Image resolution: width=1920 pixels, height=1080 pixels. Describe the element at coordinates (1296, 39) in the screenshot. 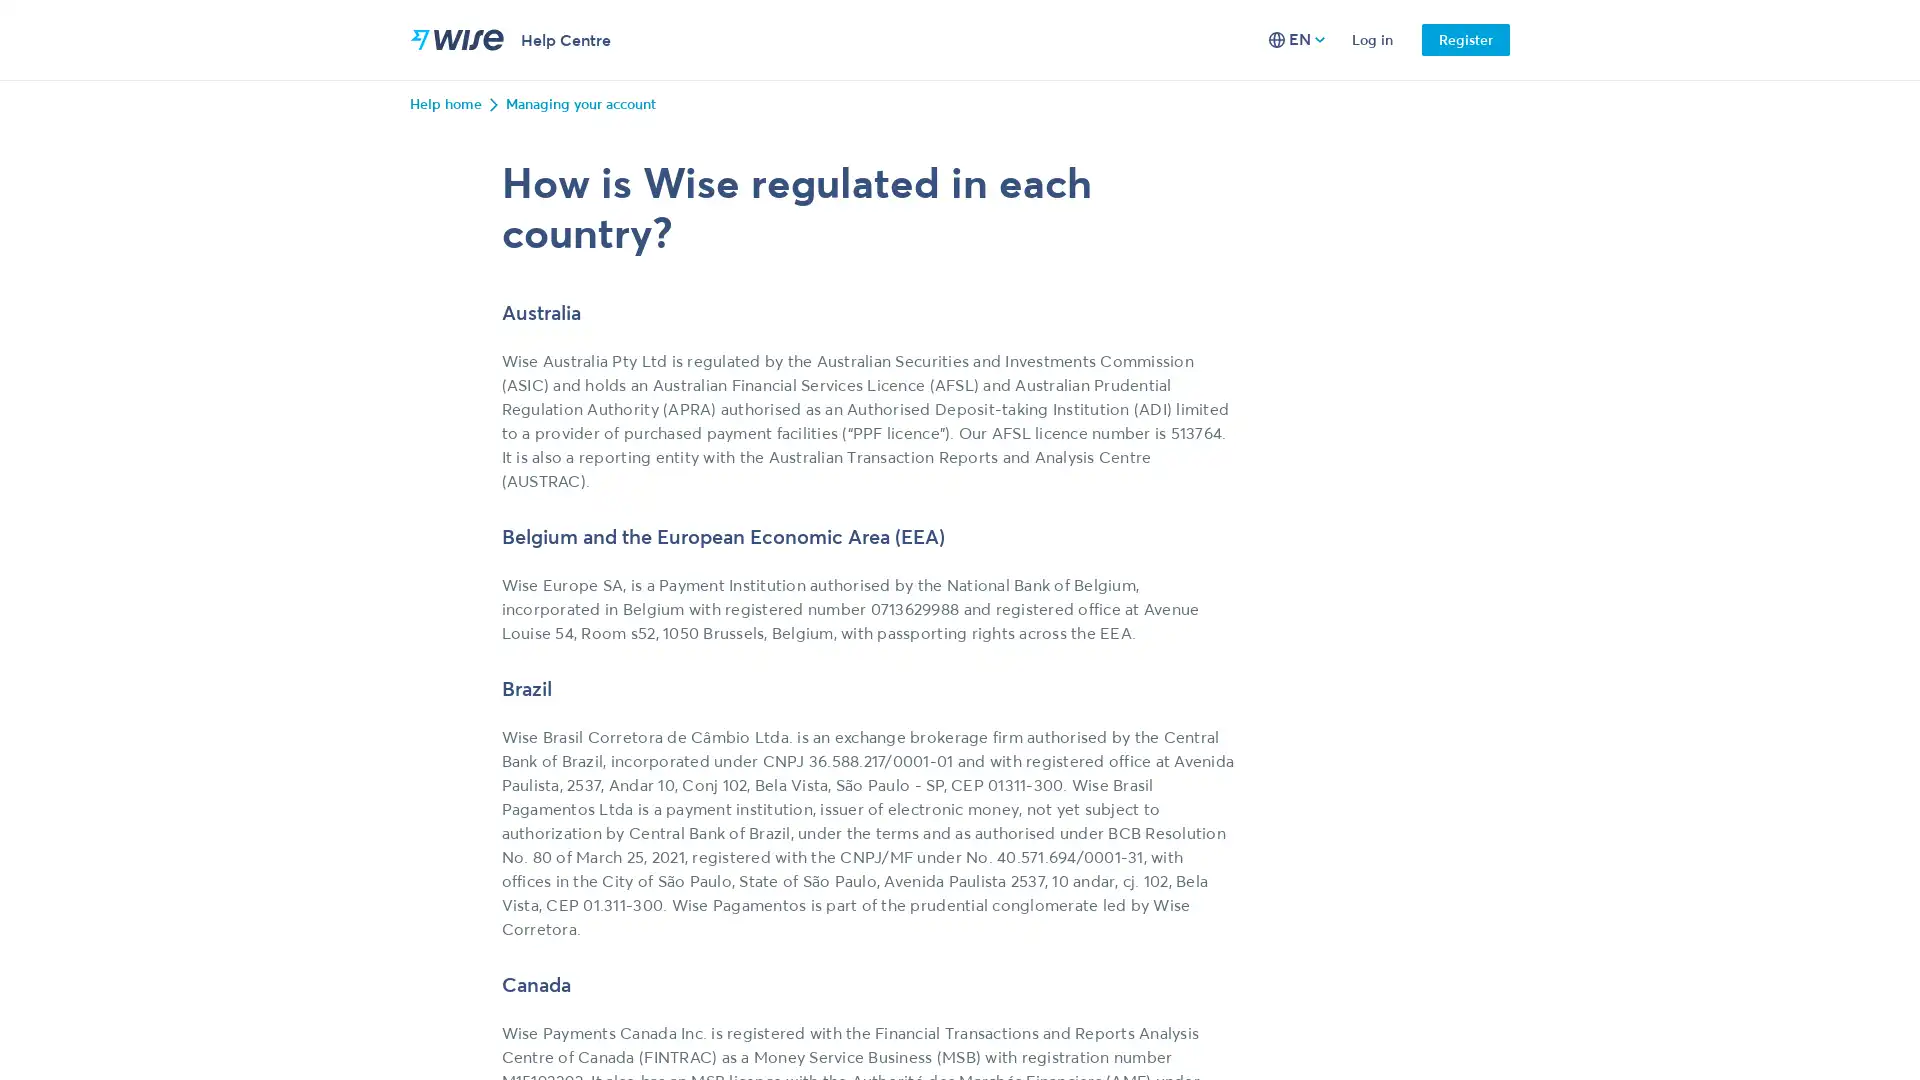

I see `EN` at that location.